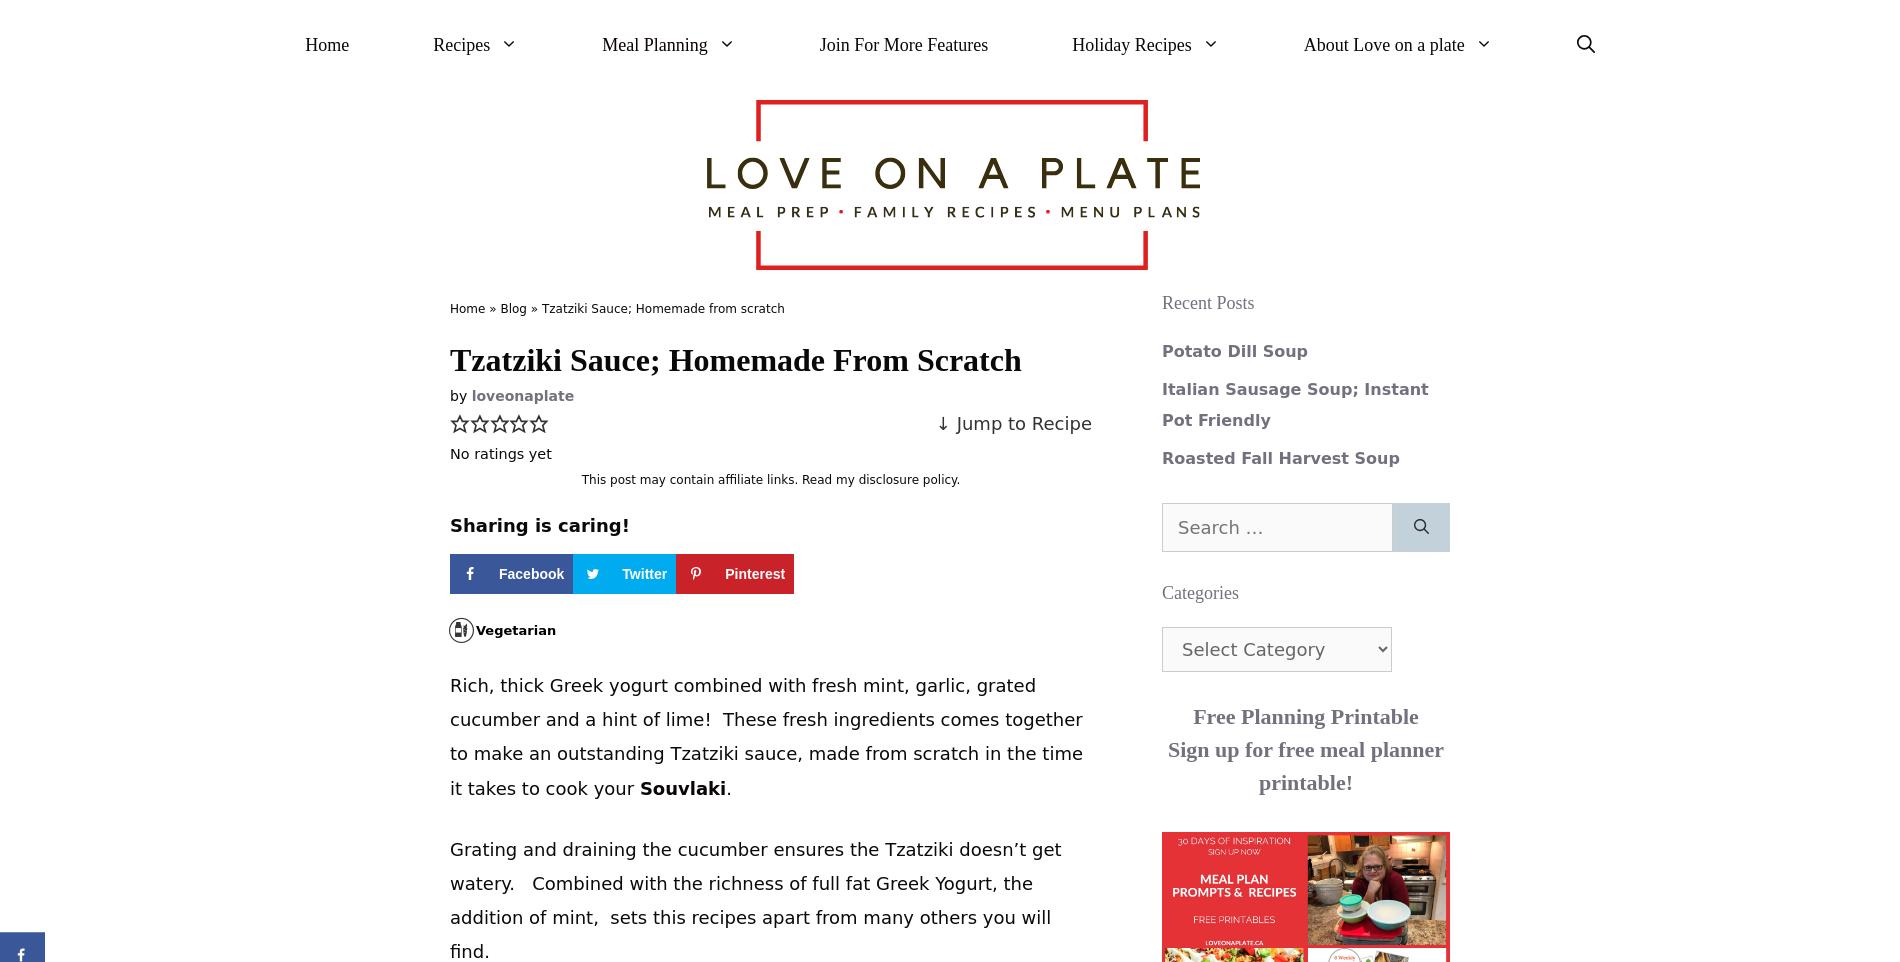 This screenshot has height=962, width=1900. Describe the element at coordinates (1294, 403) in the screenshot. I see `'Italian Sausage Soup; Instant Pot Friendly'` at that location.